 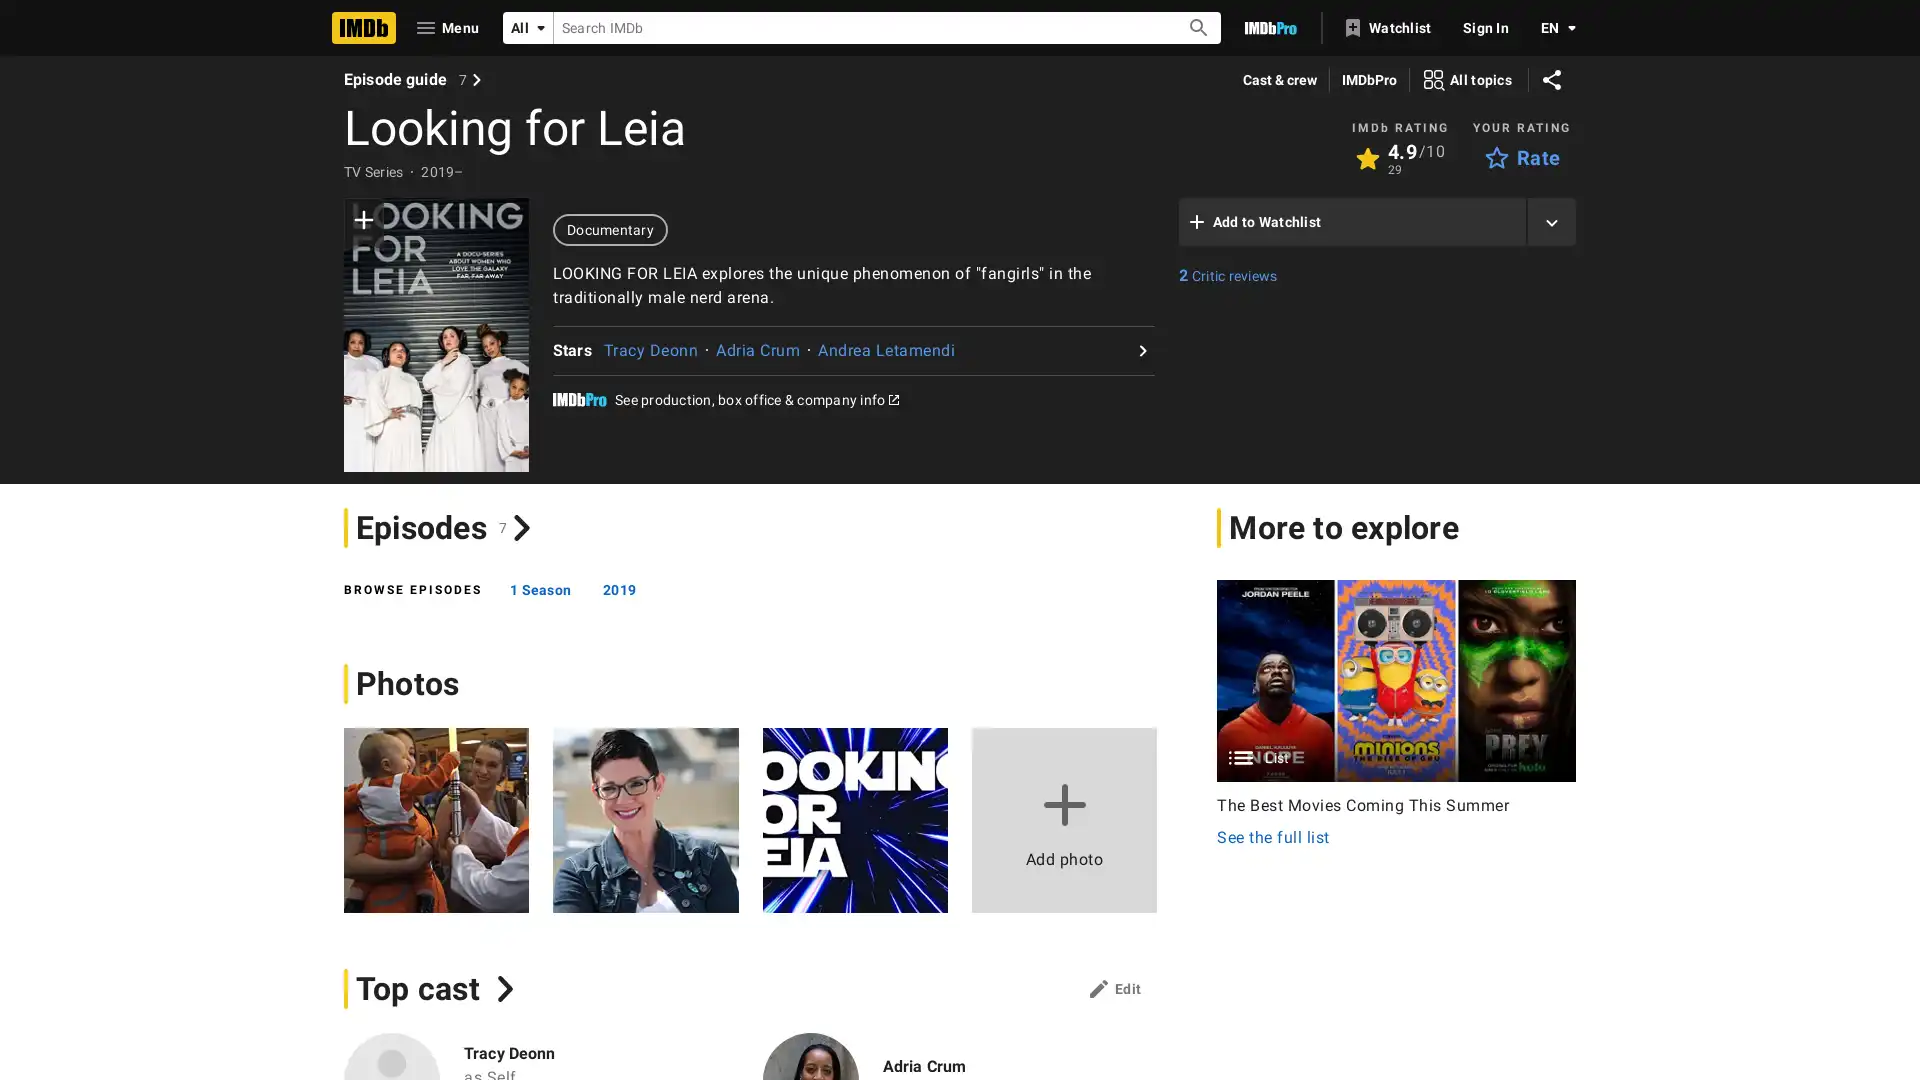 I want to click on Submit Search, so click(x=1199, y=27).